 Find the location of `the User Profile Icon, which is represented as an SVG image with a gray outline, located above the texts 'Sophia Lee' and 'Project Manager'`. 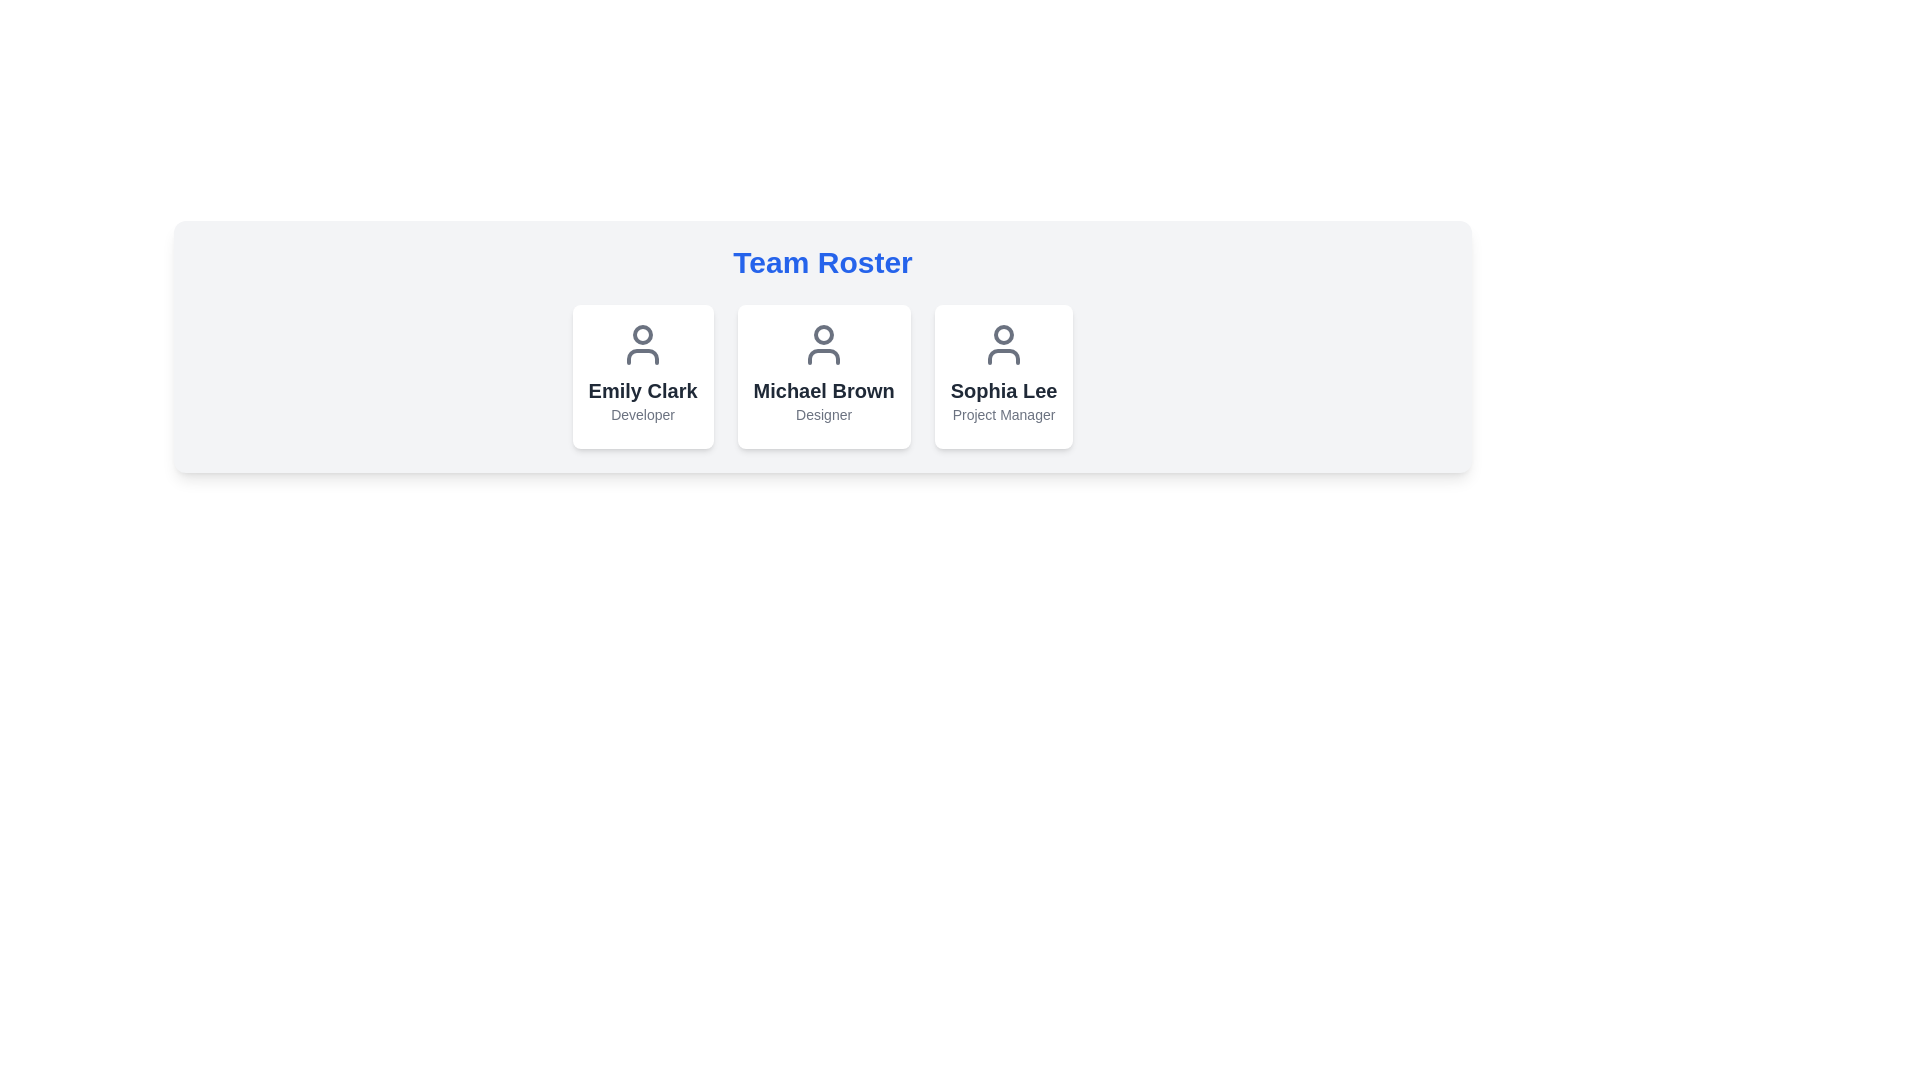

the User Profile Icon, which is represented as an SVG image with a gray outline, located above the texts 'Sophia Lee' and 'Project Manager' is located at coordinates (1003, 343).